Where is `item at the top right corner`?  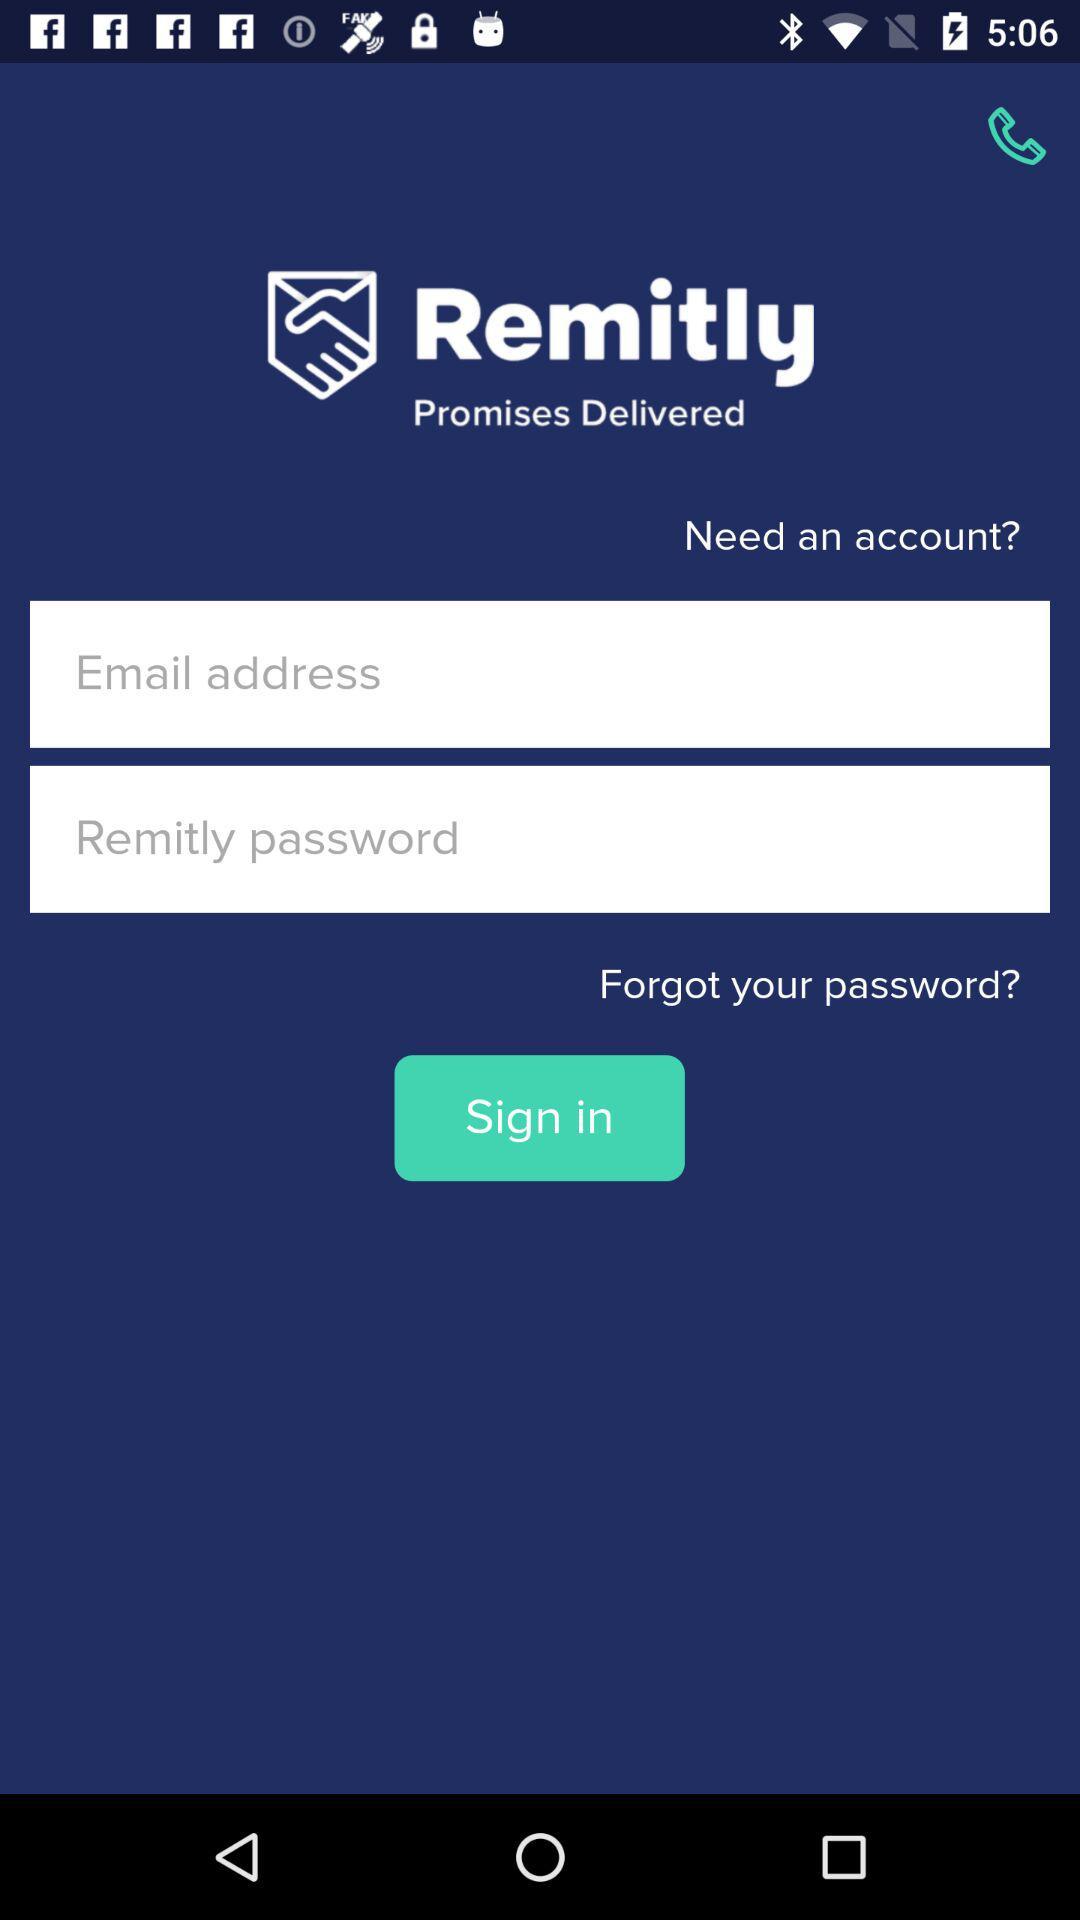 item at the top right corner is located at coordinates (1017, 135).